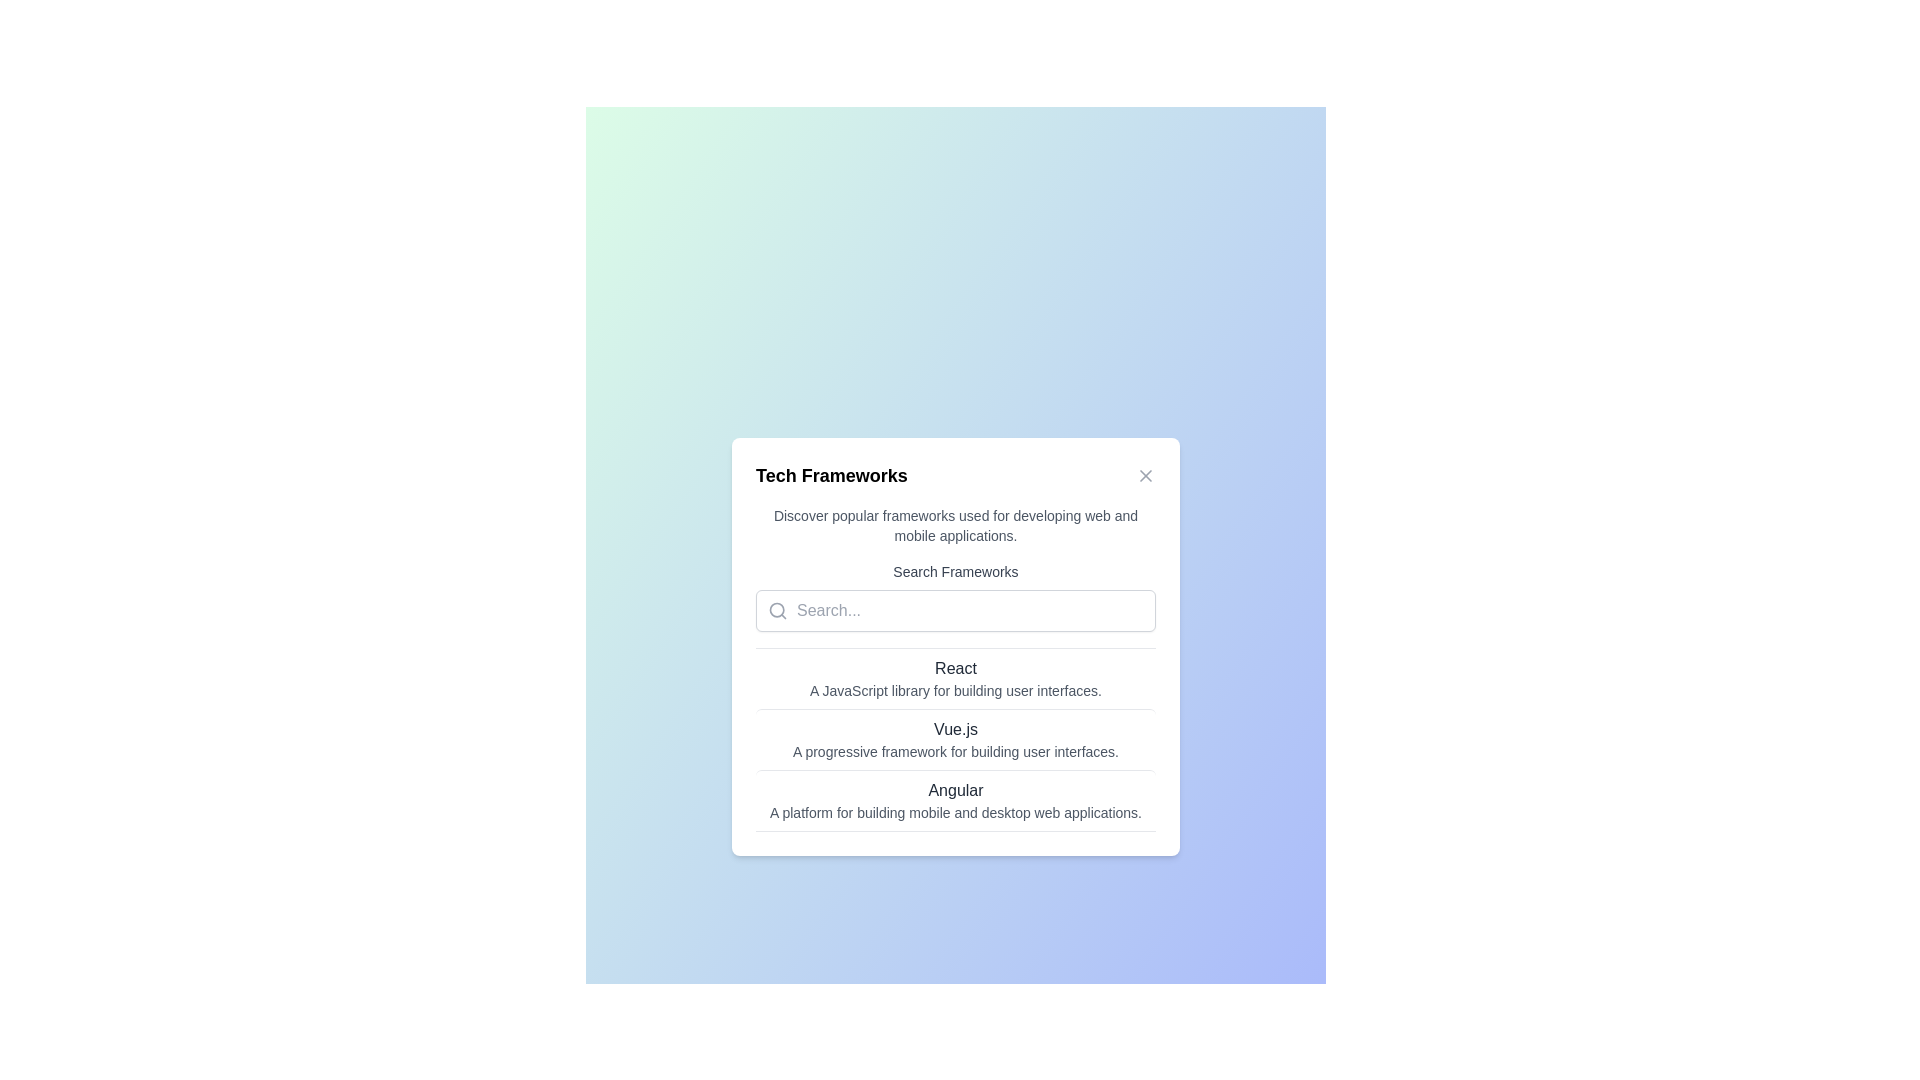 The height and width of the screenshot is (1080, 1920). What do you see at coordinates (954, 813) in the screenshot?
I see `the descriptive text element that provides information about the Angular framework, positioned directly under the 'Angular' text and centrally aligned within the modal` at bounding box center [954, 813].